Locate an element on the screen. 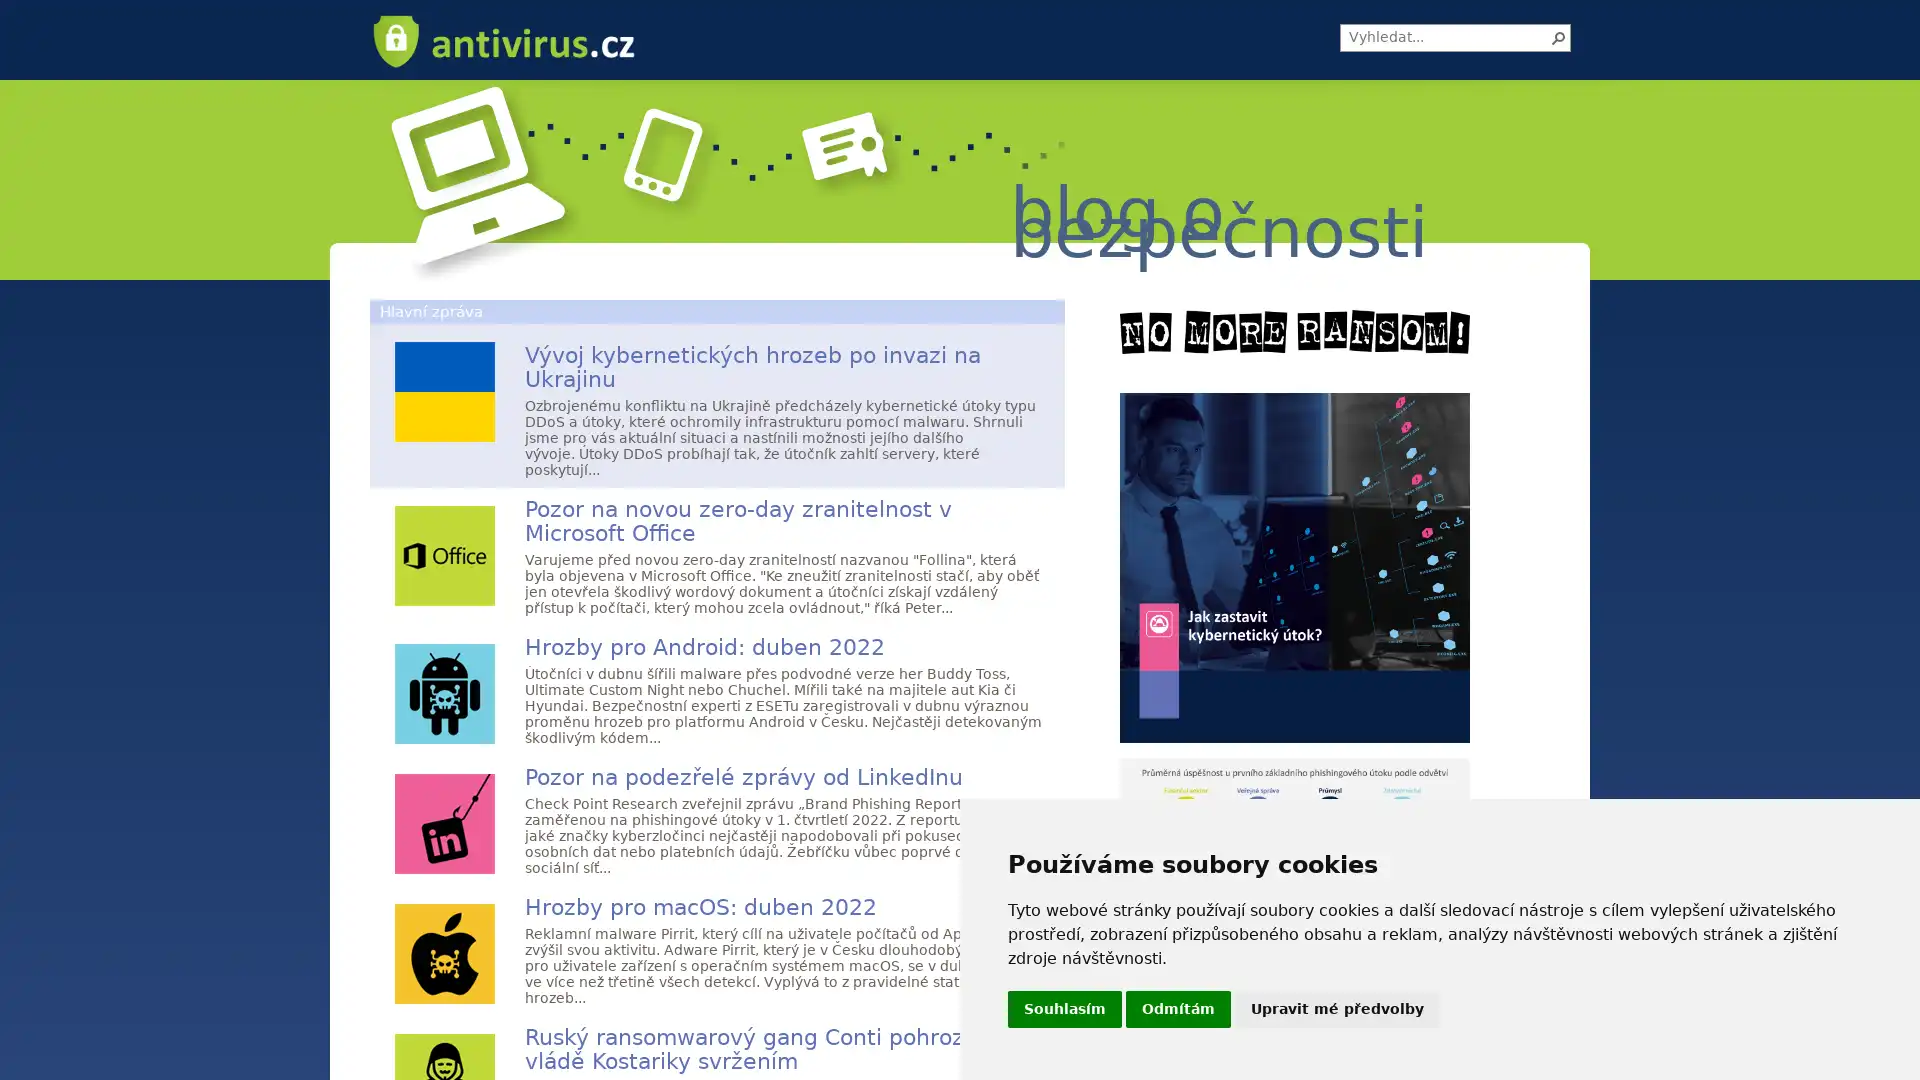 This screenshot has width=1920, height=1080. Upravit me predvolby is located at coordinates (1337, 1009).